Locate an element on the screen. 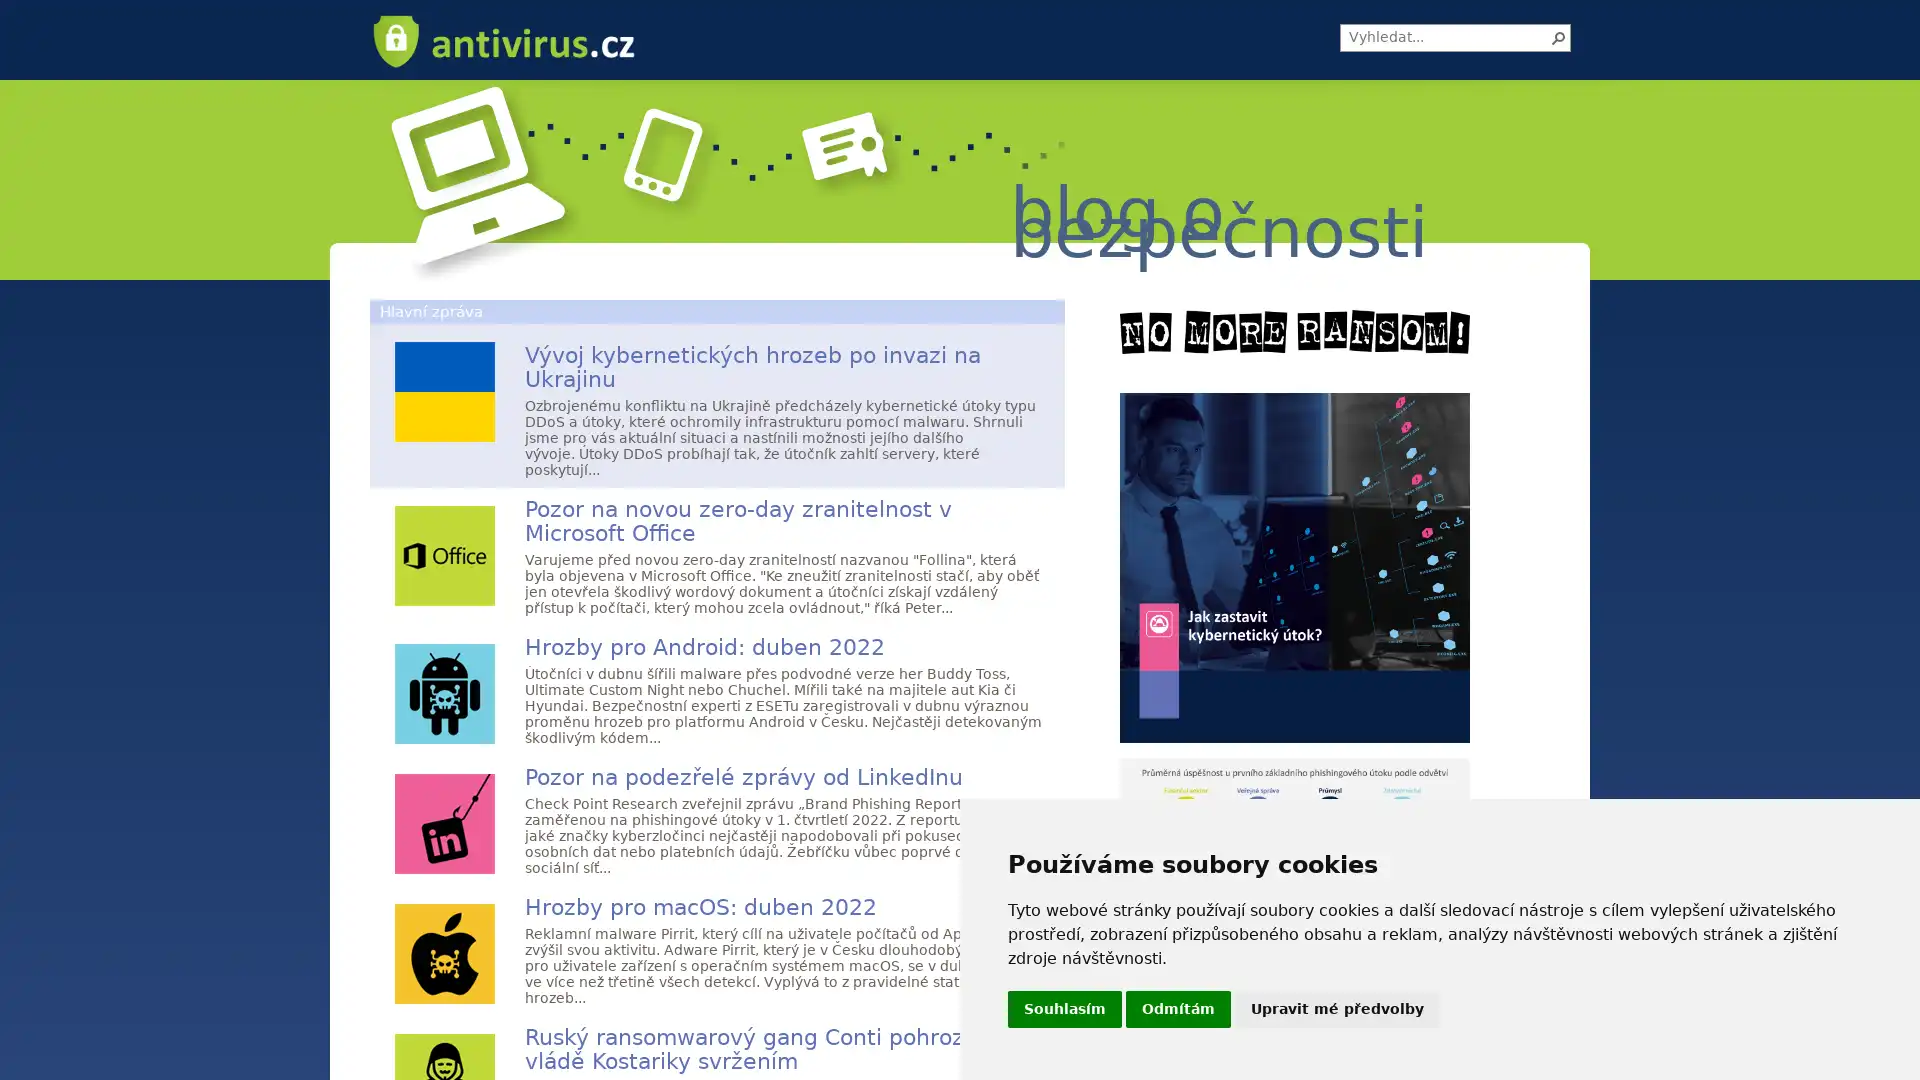 This screenshot has width=1920, height=1080. Upravit me predvolby is located at coordinates (1337, 1009).